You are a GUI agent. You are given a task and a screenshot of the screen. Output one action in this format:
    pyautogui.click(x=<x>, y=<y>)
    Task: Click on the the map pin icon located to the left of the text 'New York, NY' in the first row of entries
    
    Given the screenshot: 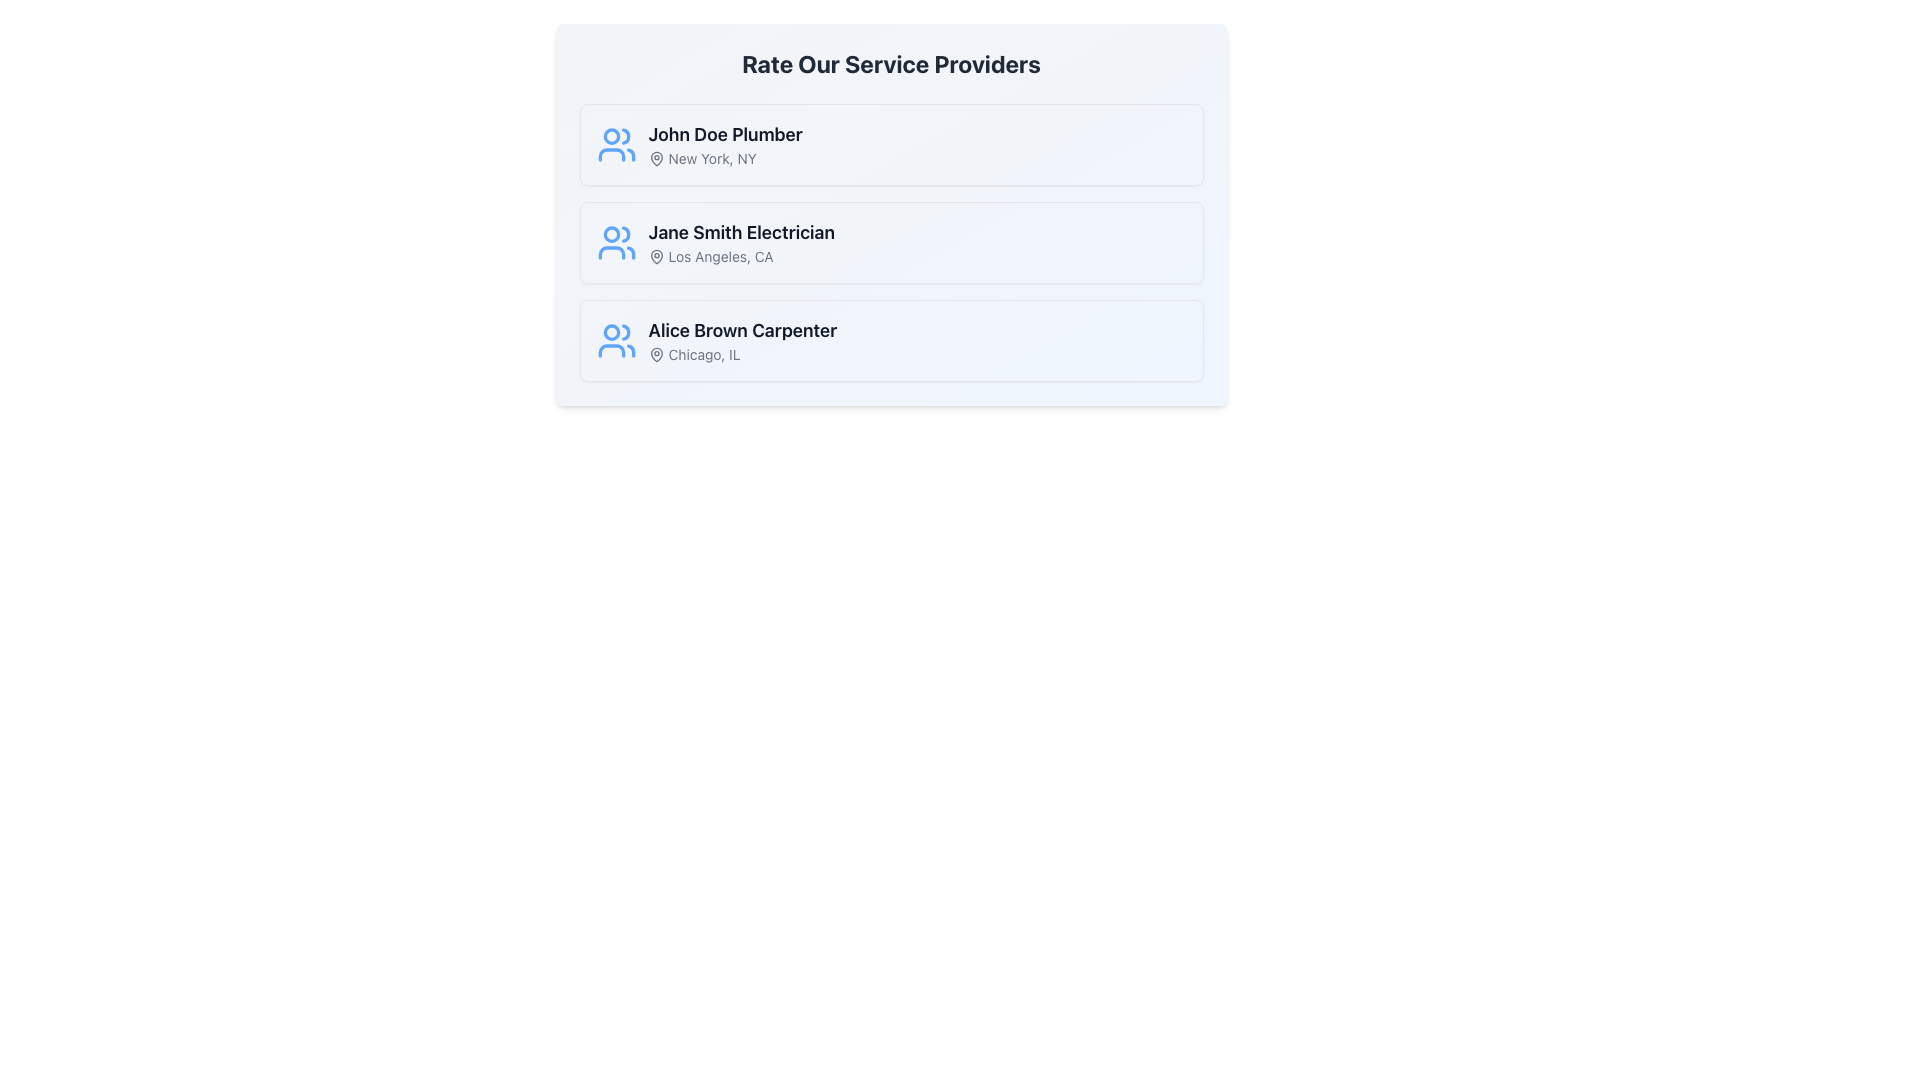 What is the action you would take?
    pyautogui.click(x=656, y=157)
    